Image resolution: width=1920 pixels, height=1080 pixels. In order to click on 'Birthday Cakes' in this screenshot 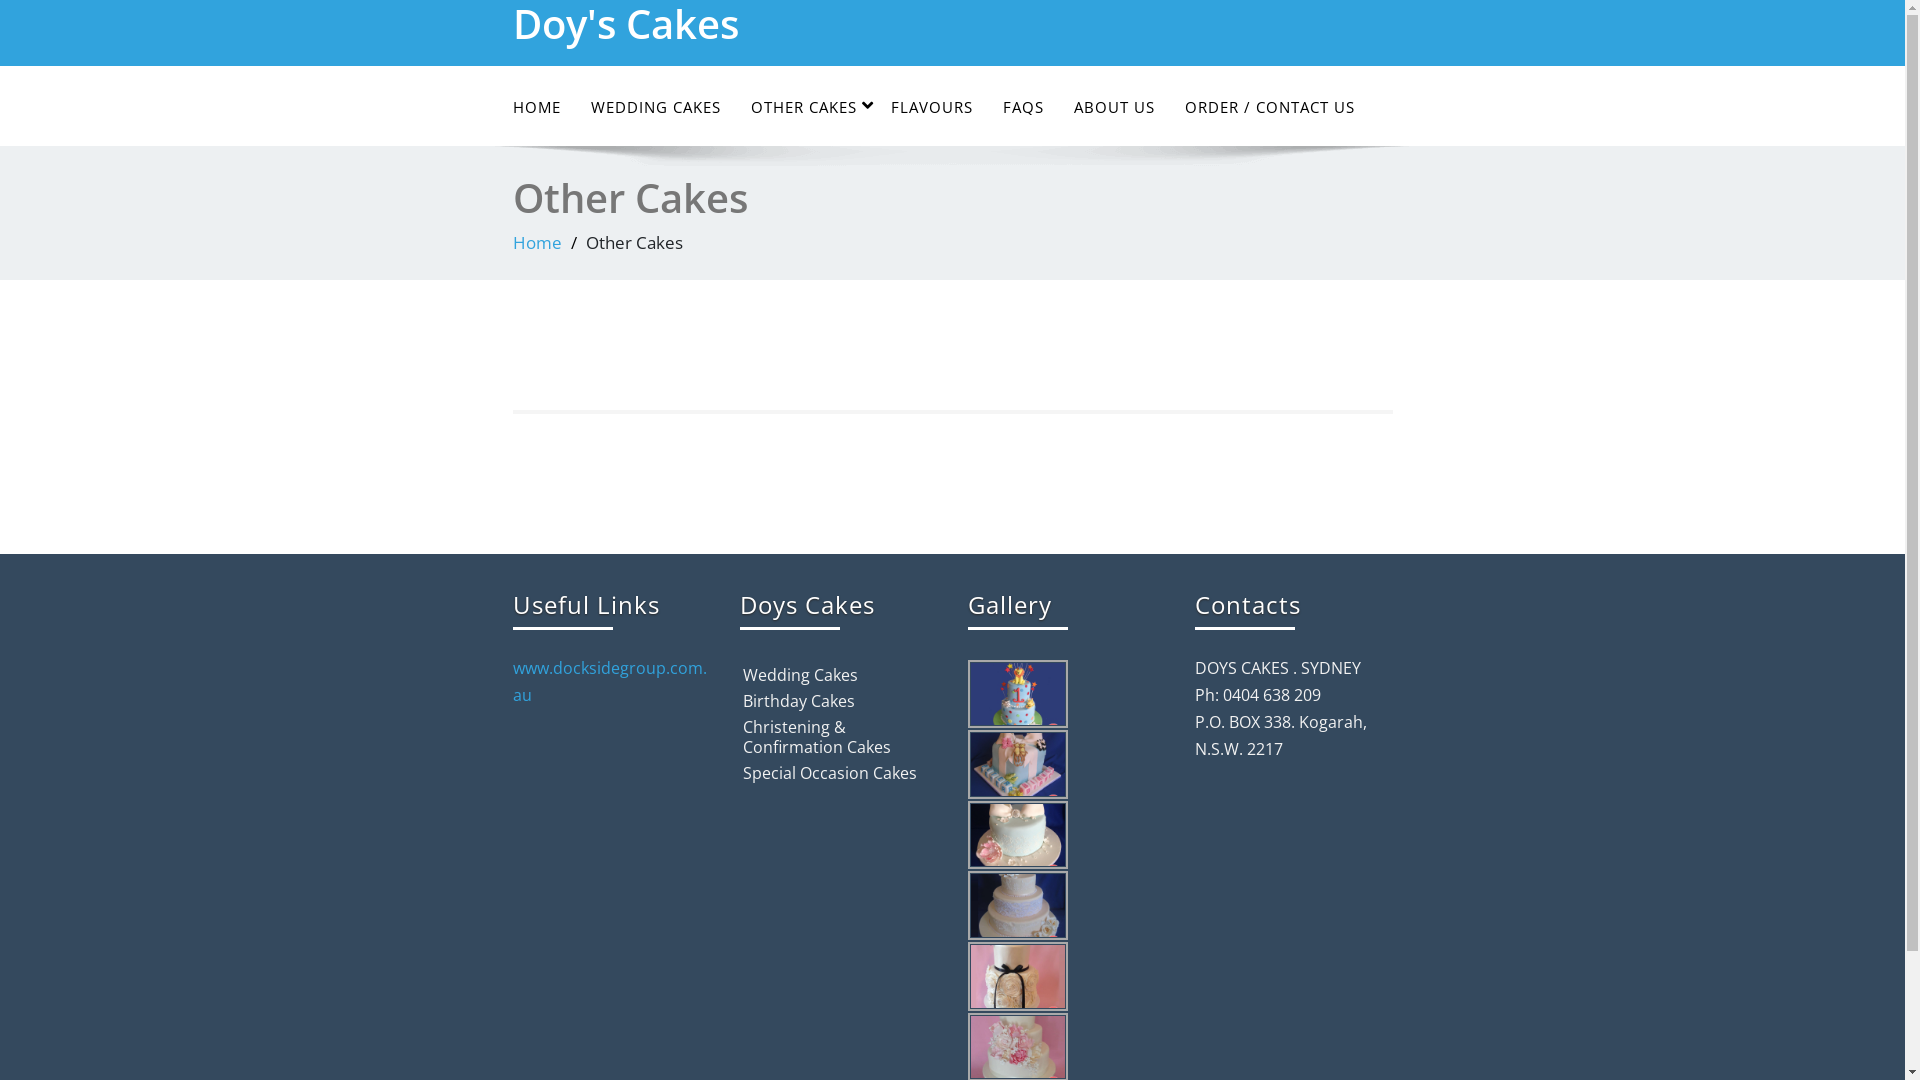, I will do `click(742, 700)`.